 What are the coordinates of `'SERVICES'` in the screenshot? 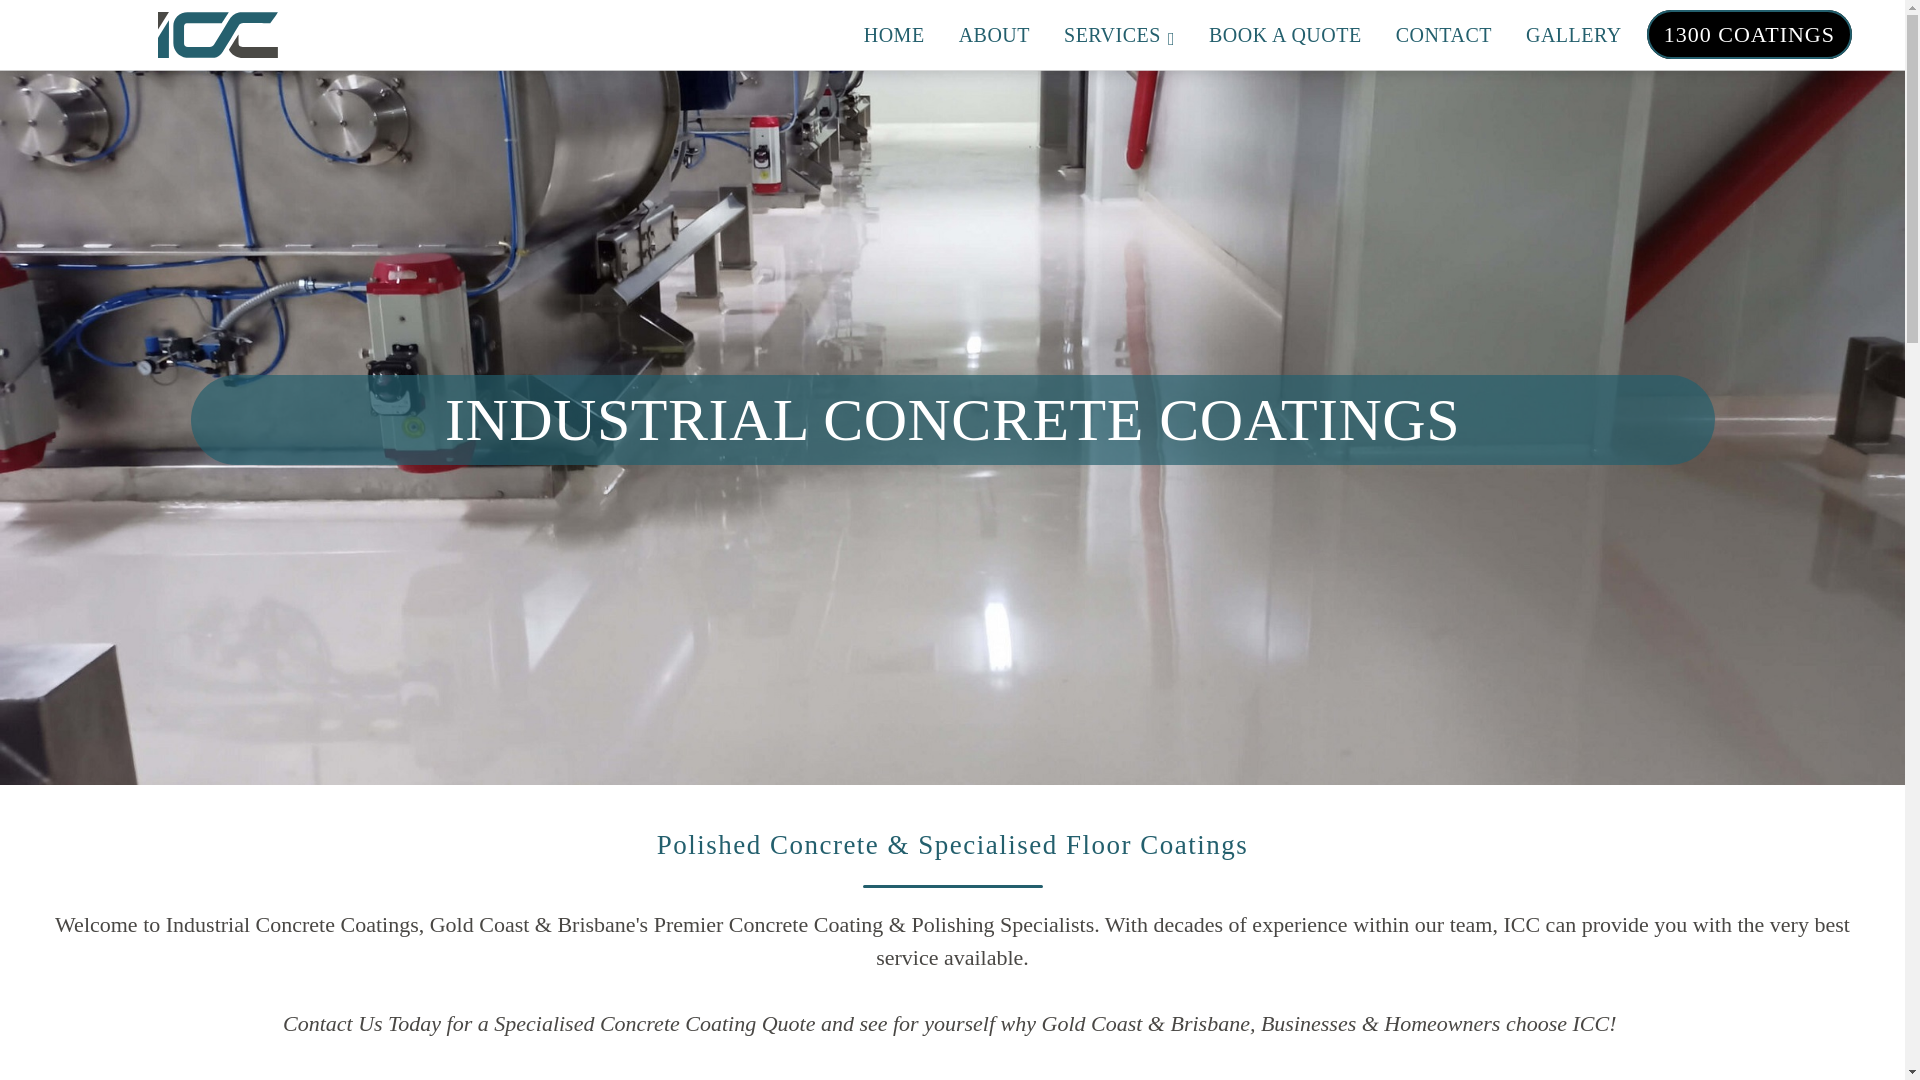 It's located at (1118, 34).